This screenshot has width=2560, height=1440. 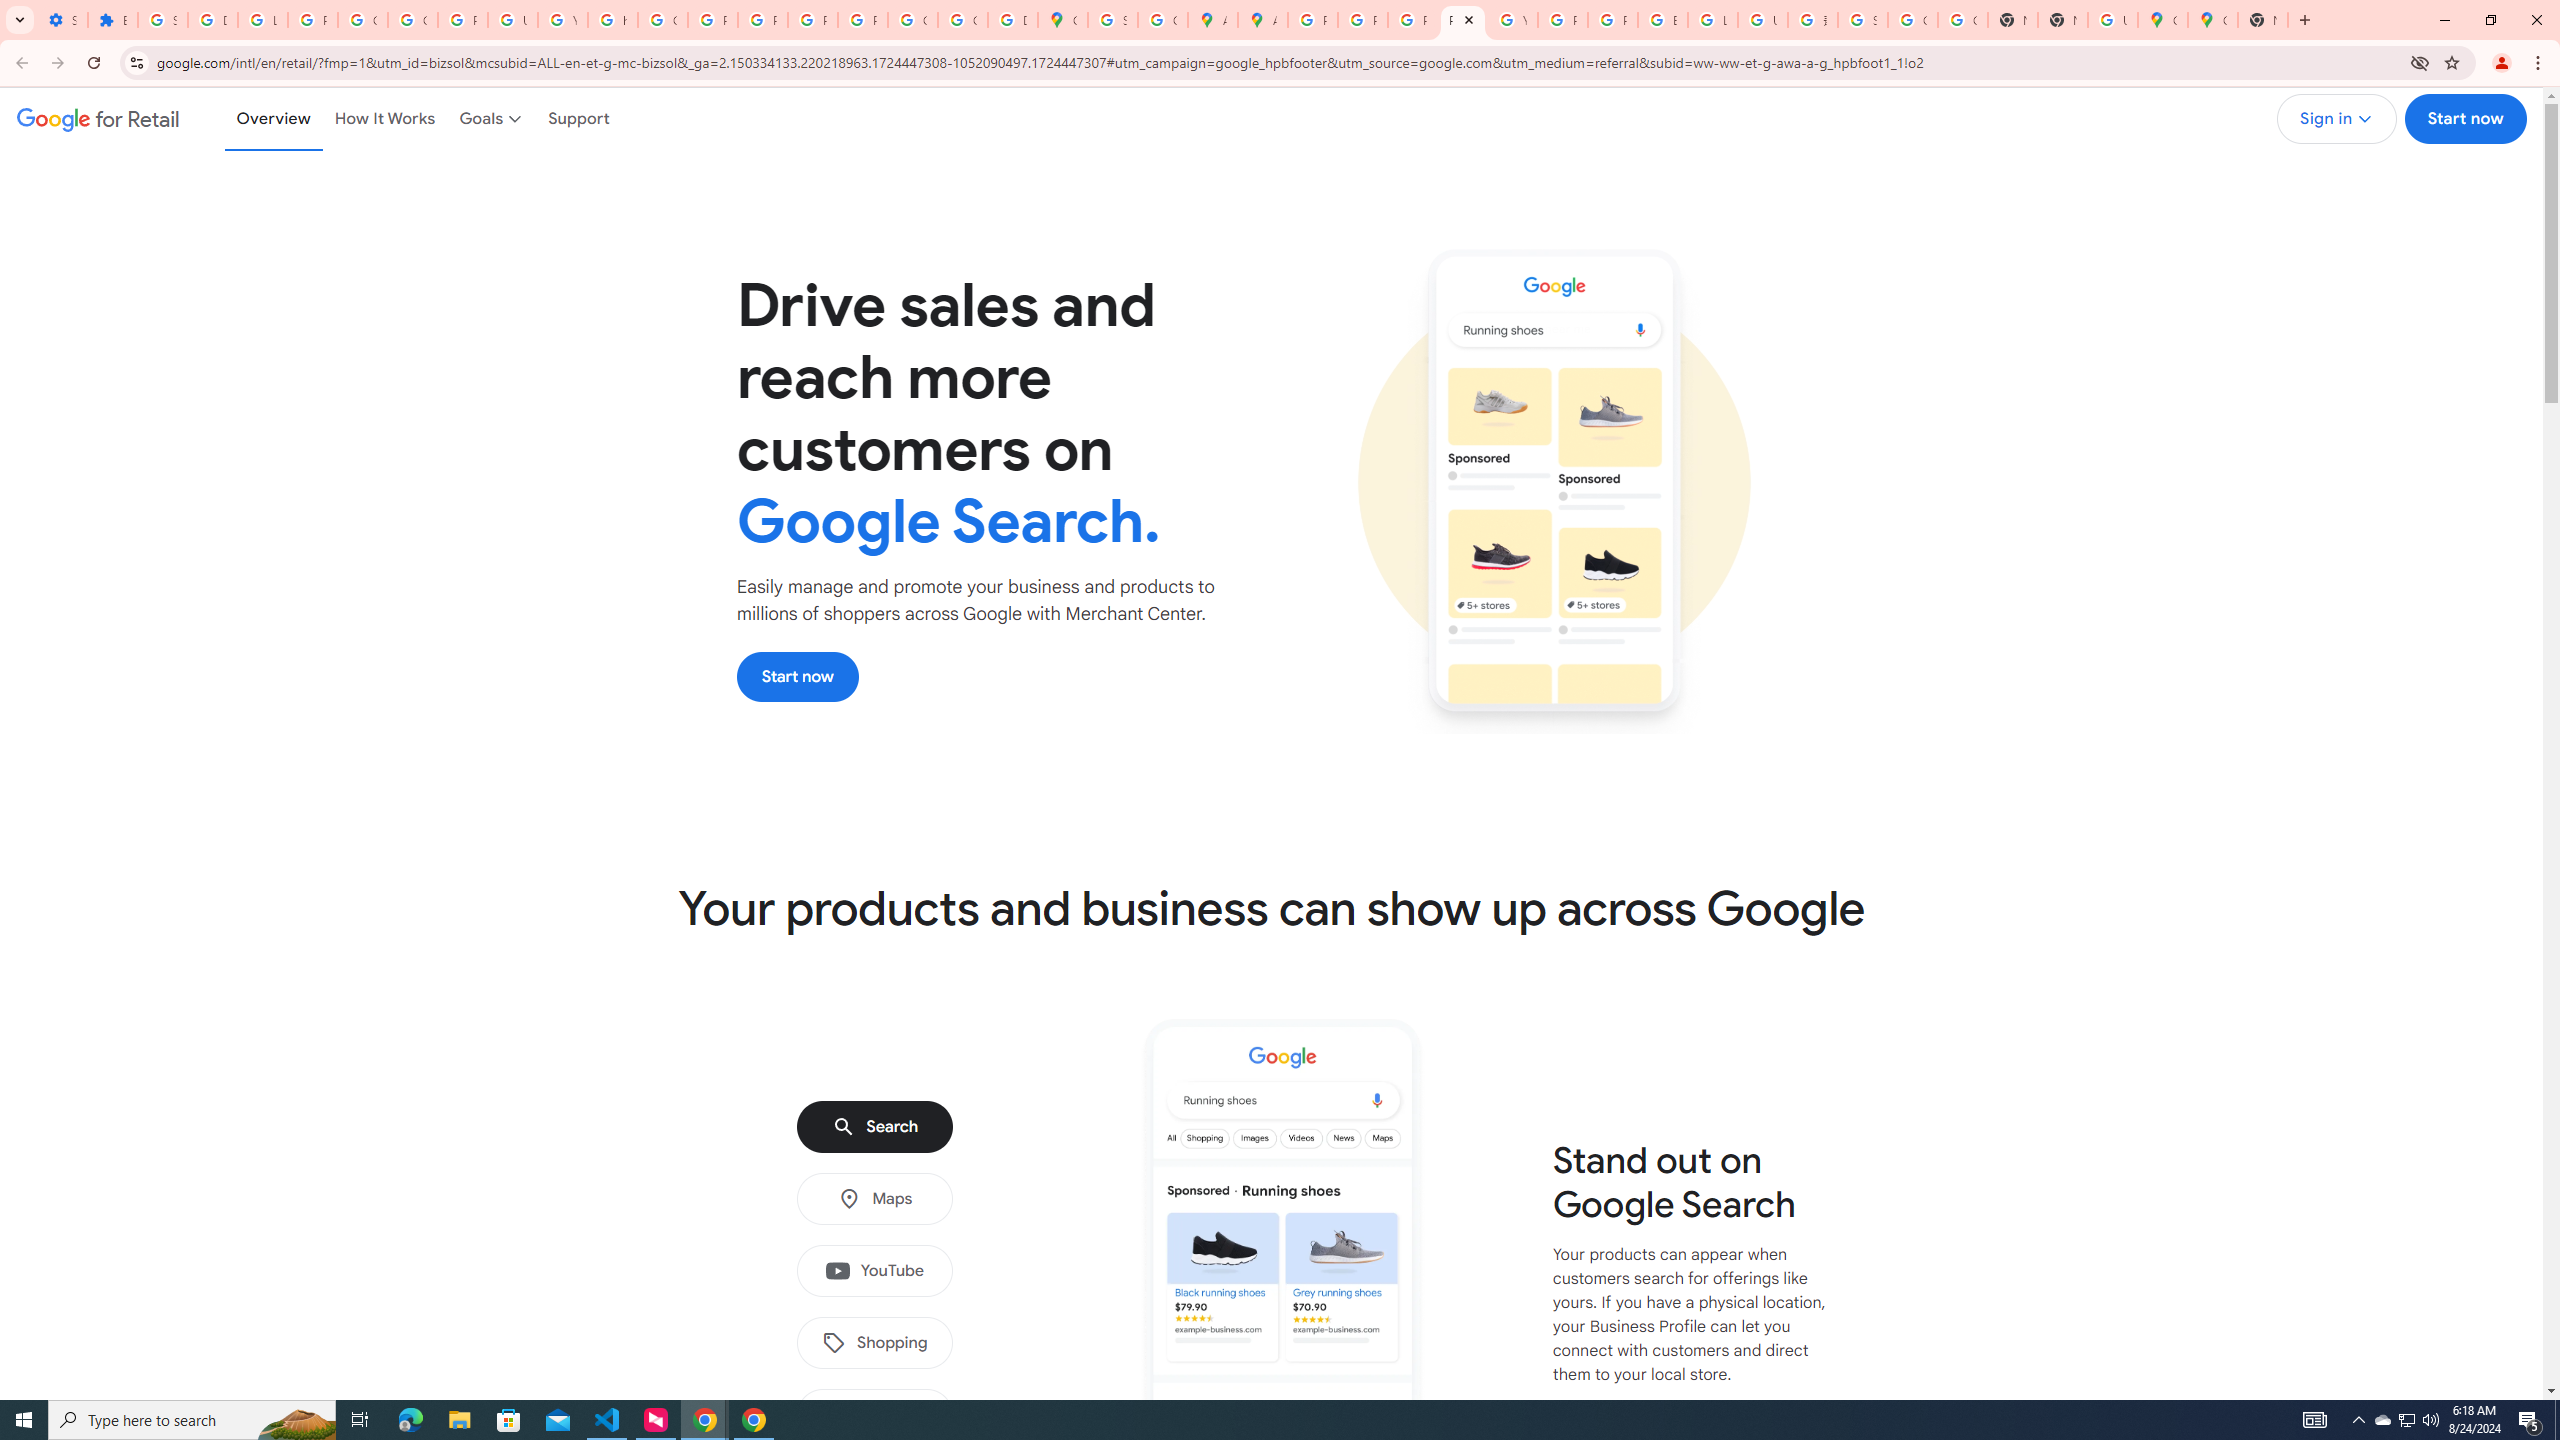 What do you see at coordinates (873, 1271) in the screenshot?
I see `'YouTube'` at bounding box center [873, 1271].